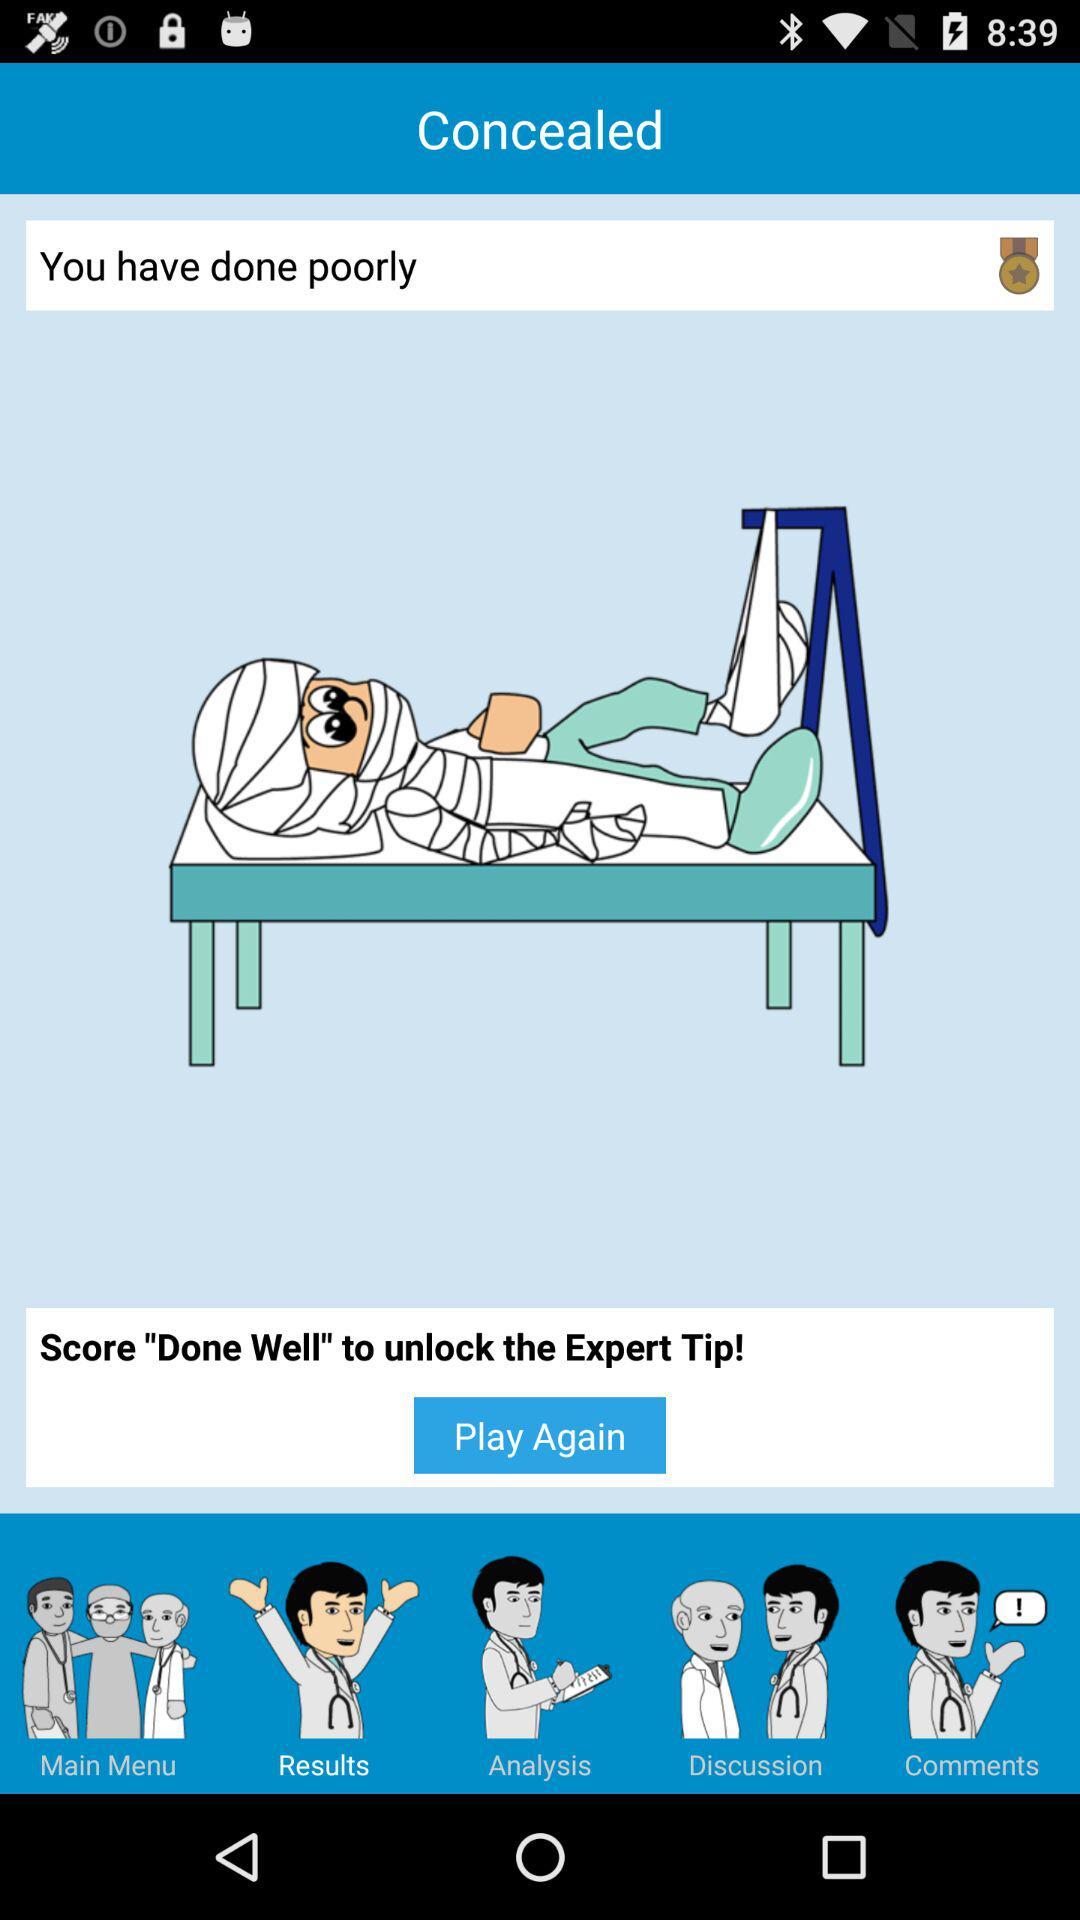  I want to click on icon below the score done well, so click(108, 1653).